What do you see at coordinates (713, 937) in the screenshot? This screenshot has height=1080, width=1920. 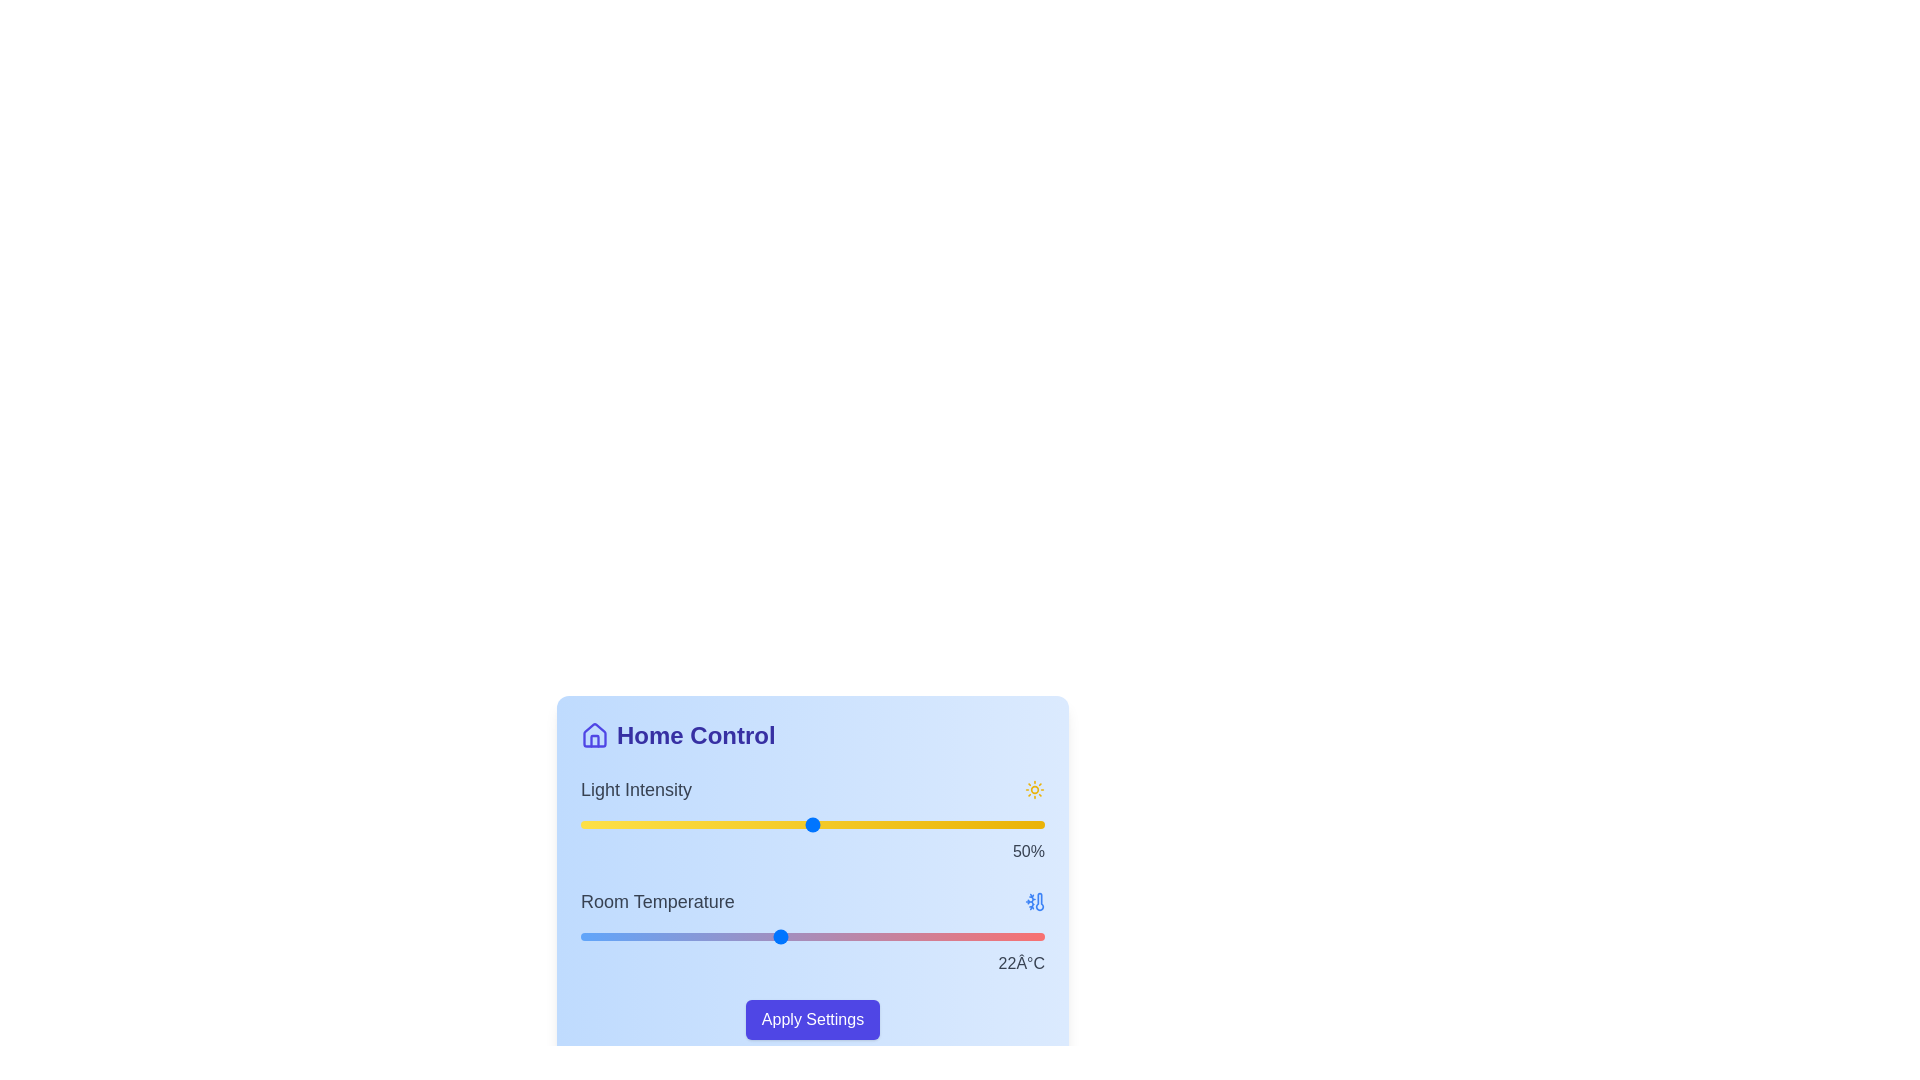 I see `the room temperature slider to 20 degrees Celsius` at bounding box center [713, 937].